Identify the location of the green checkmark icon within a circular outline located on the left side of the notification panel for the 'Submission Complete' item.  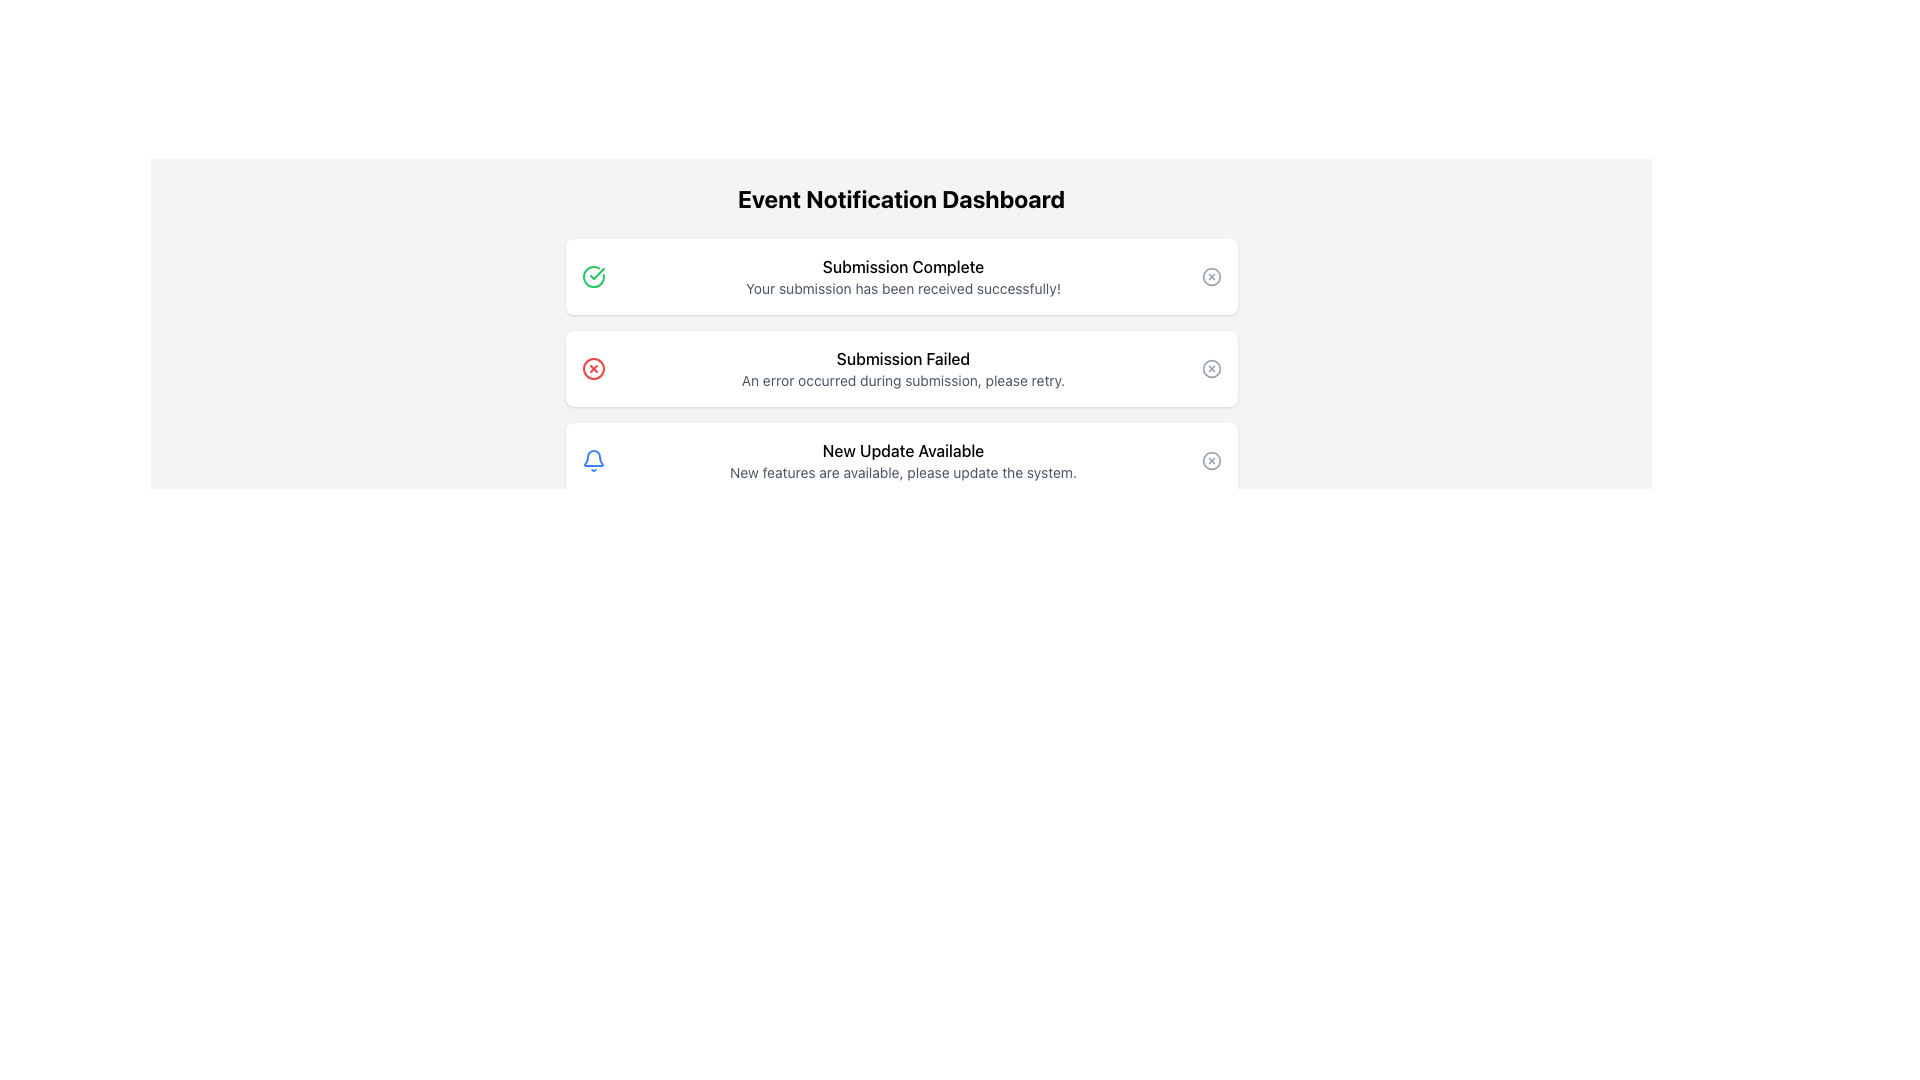
(592, 277).